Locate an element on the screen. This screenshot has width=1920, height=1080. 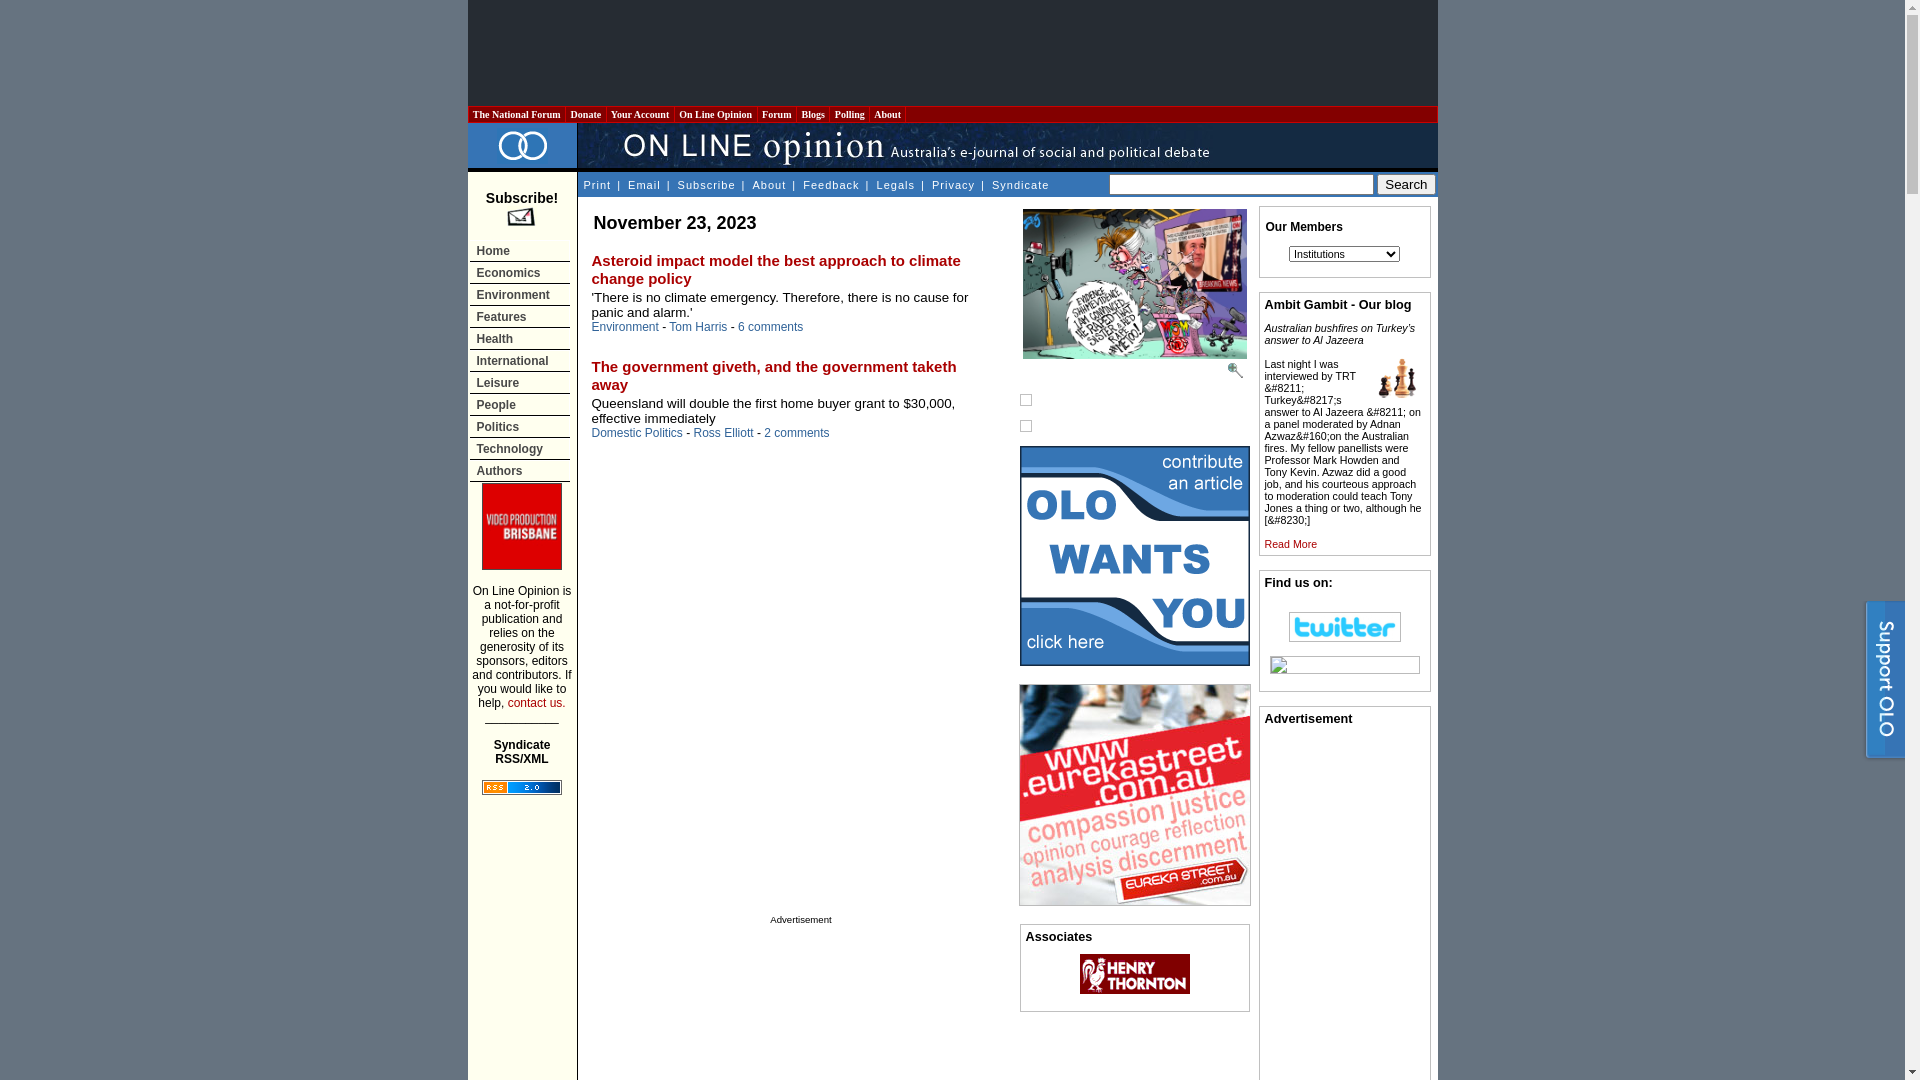
' Blogs ' is located at coordinates (812, 114).